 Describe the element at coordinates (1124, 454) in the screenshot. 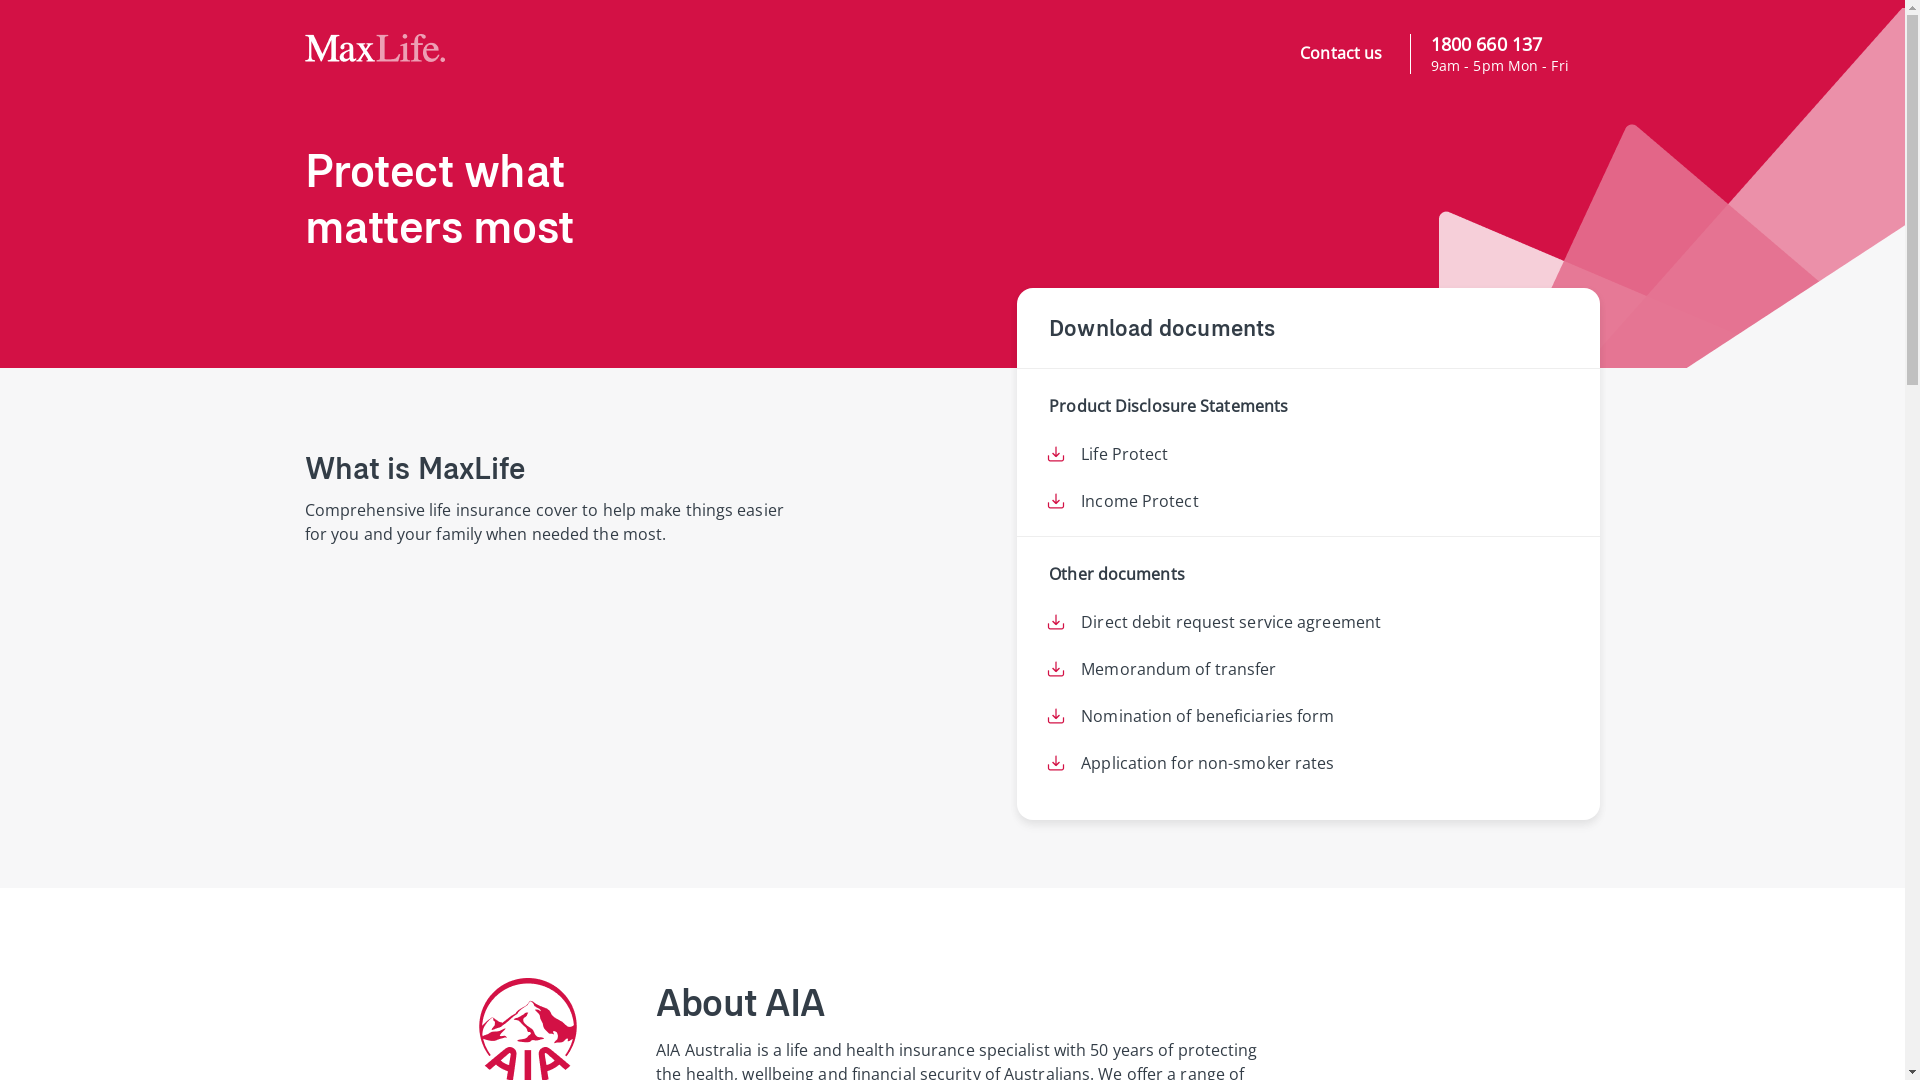

I see `'Life Protect'` at that location.